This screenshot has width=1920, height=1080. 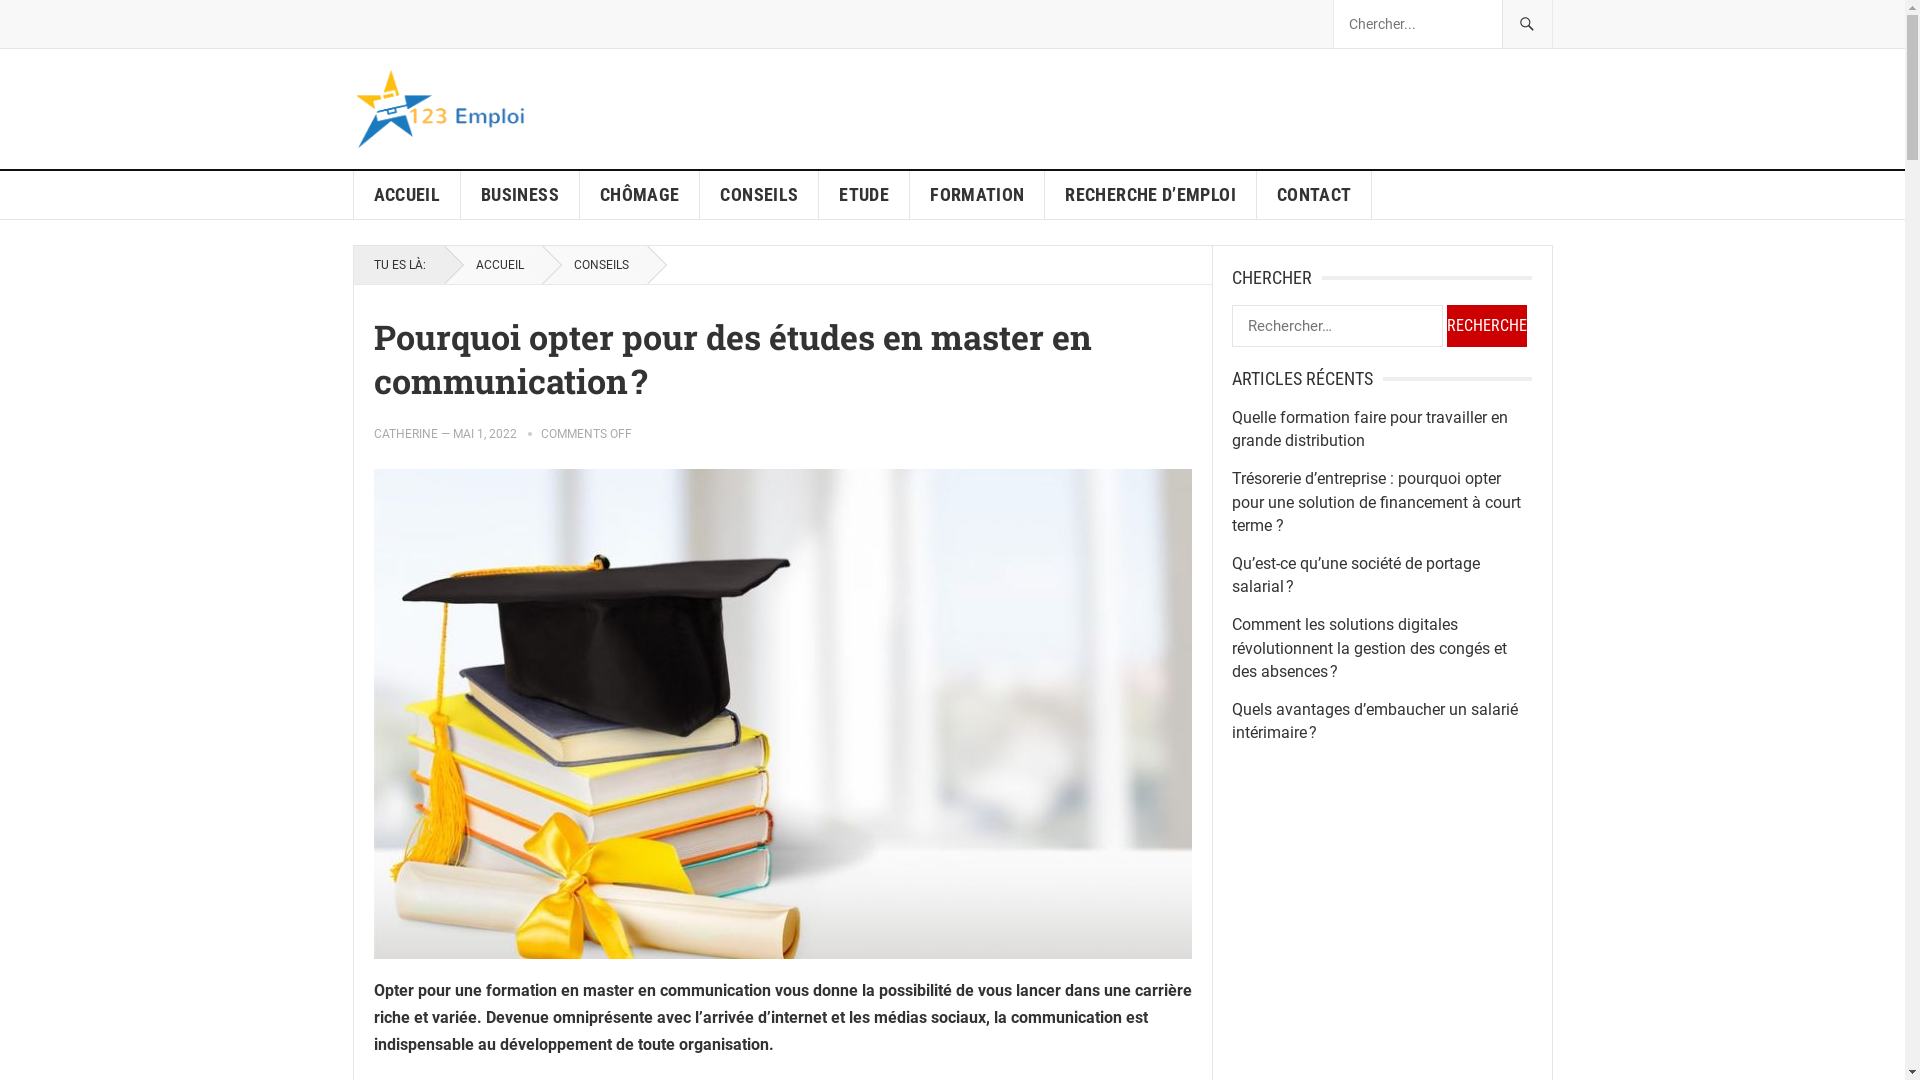 I want to click on 'CONTACT', so click(x=1315, y=195).